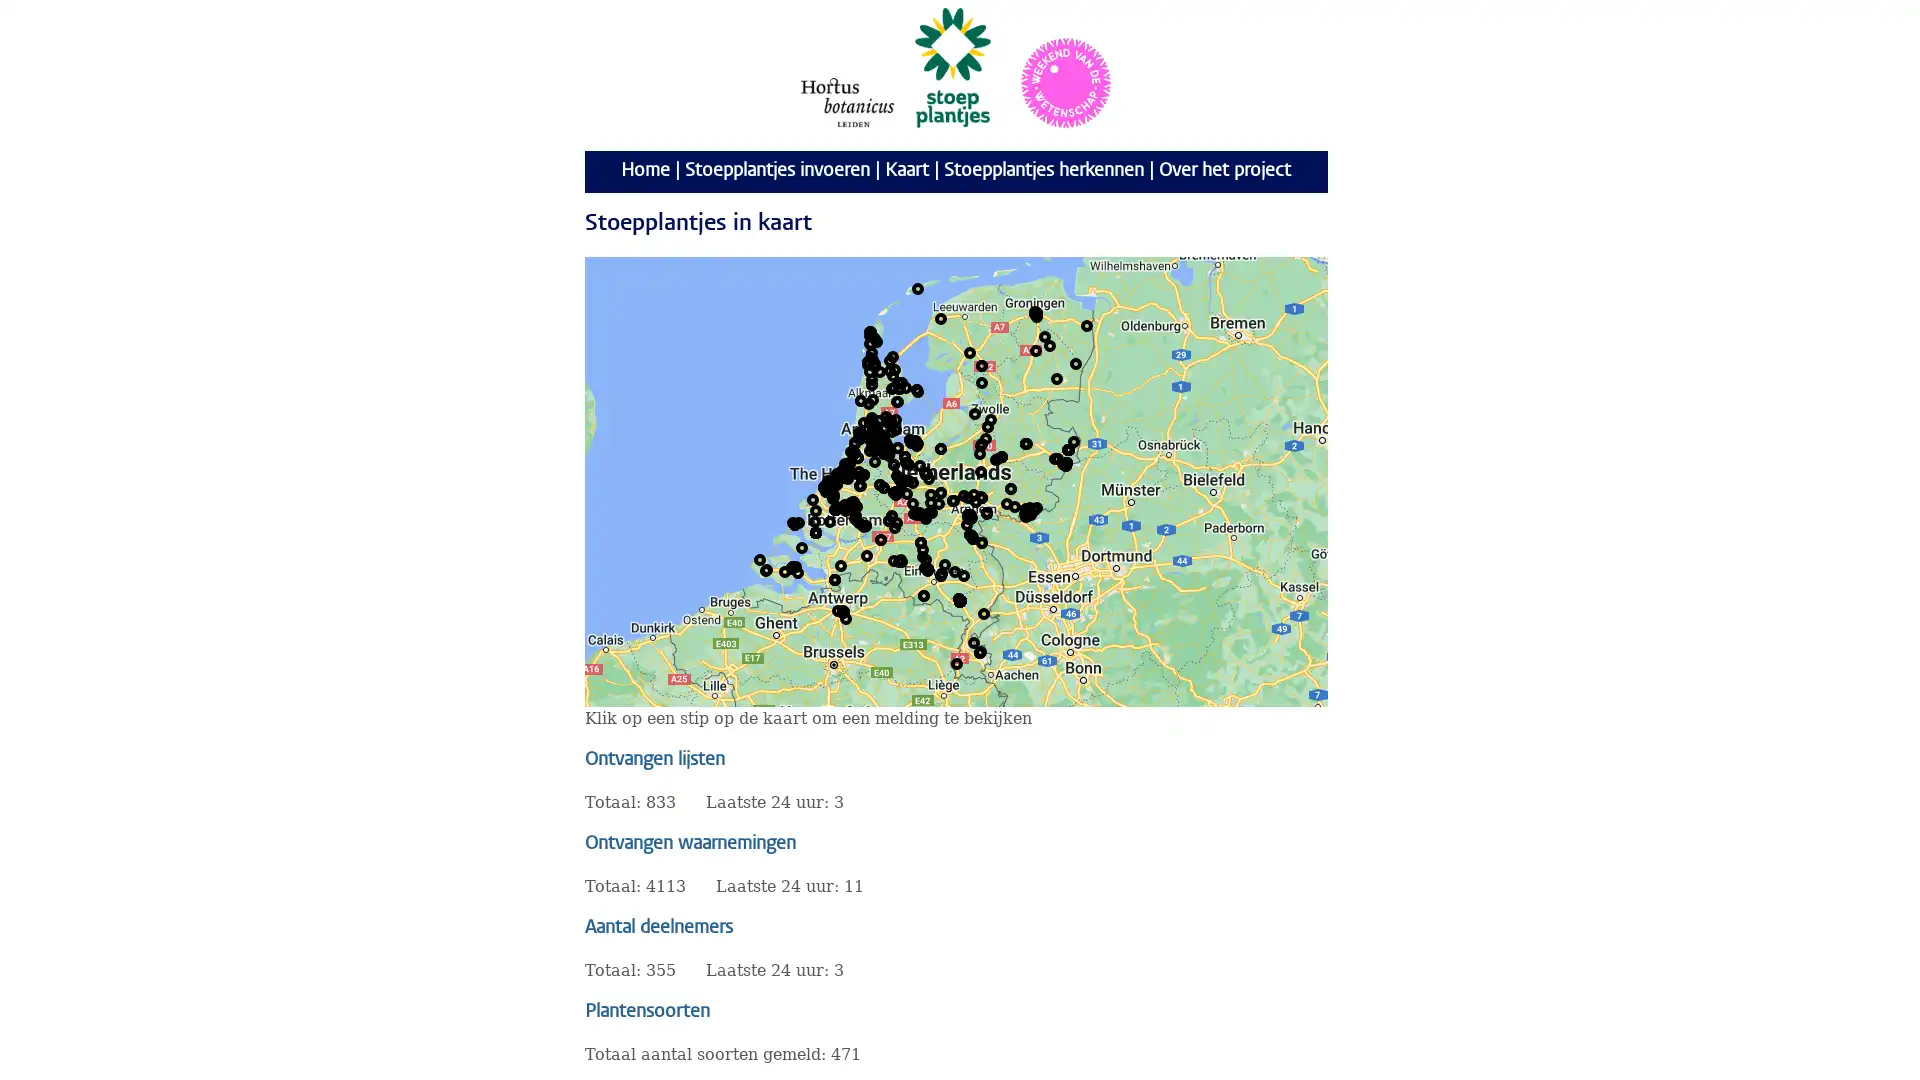 The image size is (1920, 1080). I want to click on Telling van Richard op 08 oktober 2021, so click(1049, 343).